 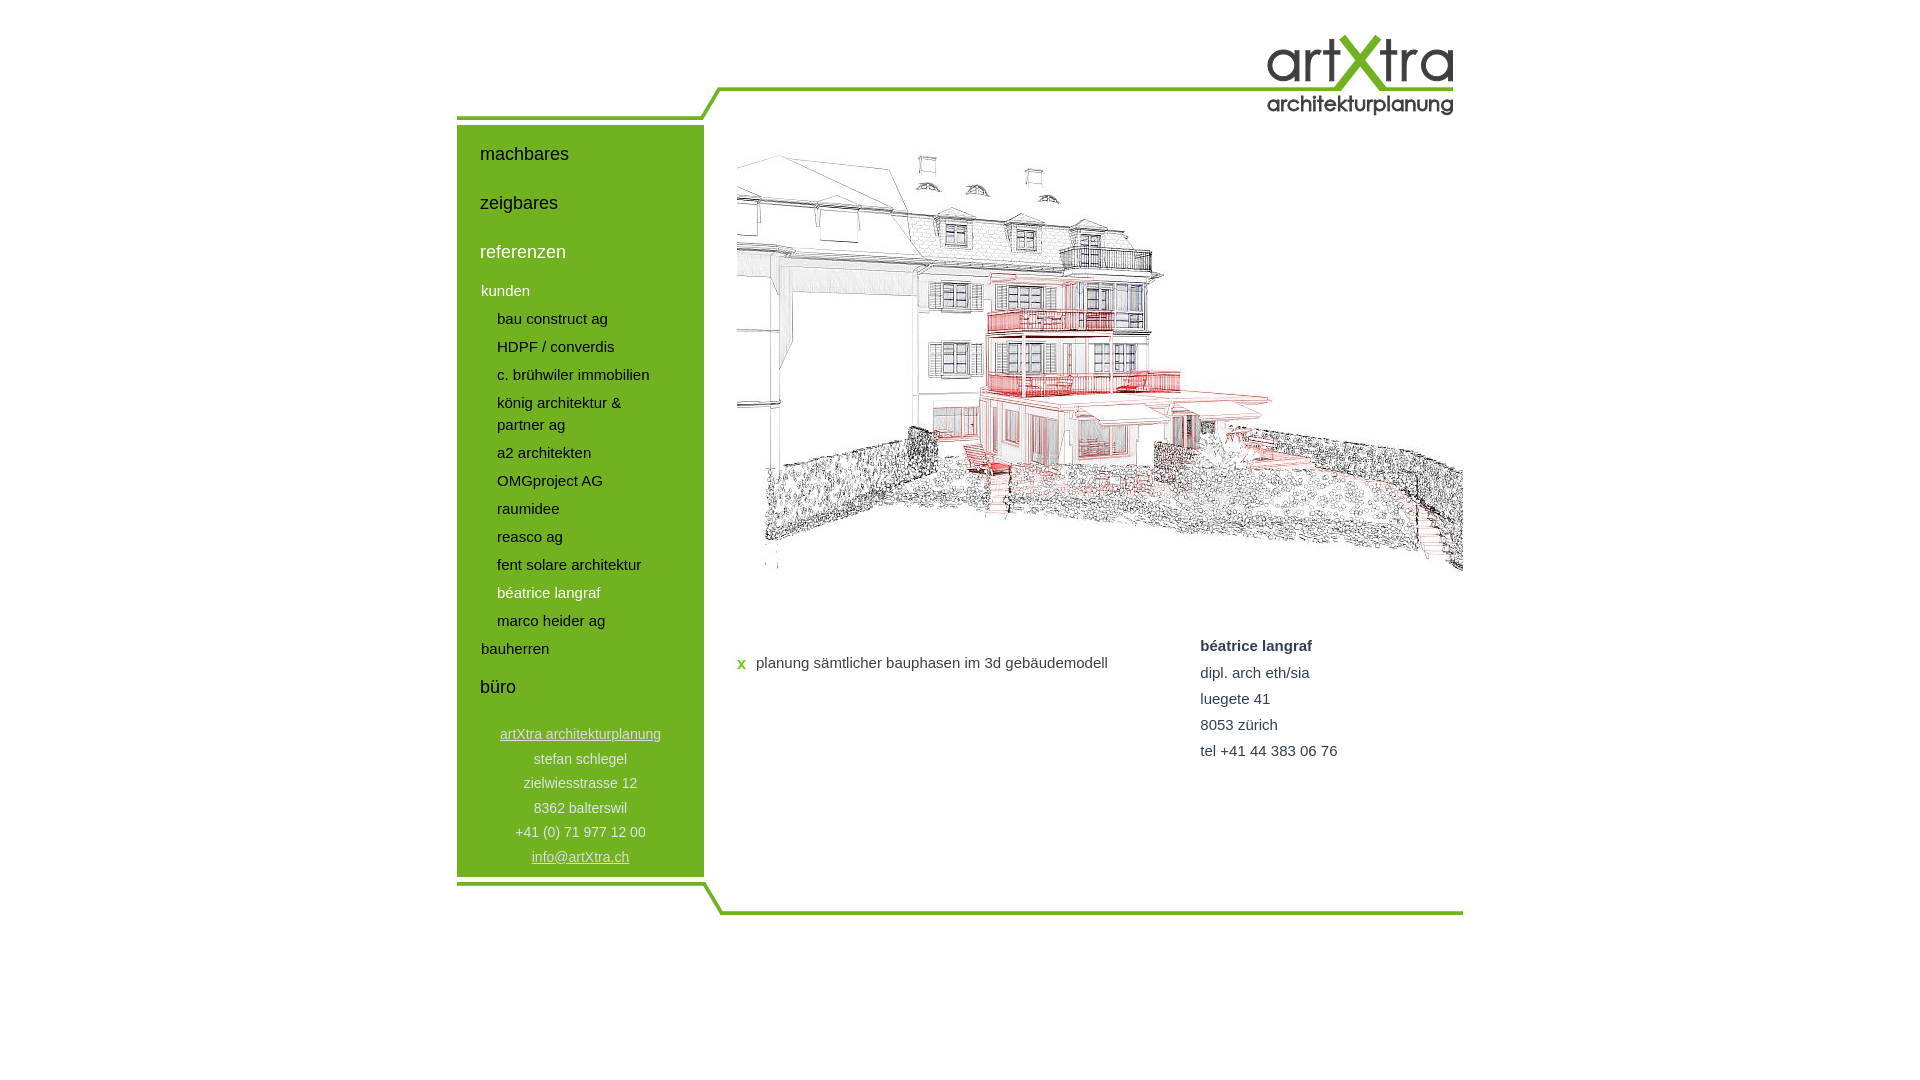 I want to click on 'bauherren', so click(x=579, y=648).